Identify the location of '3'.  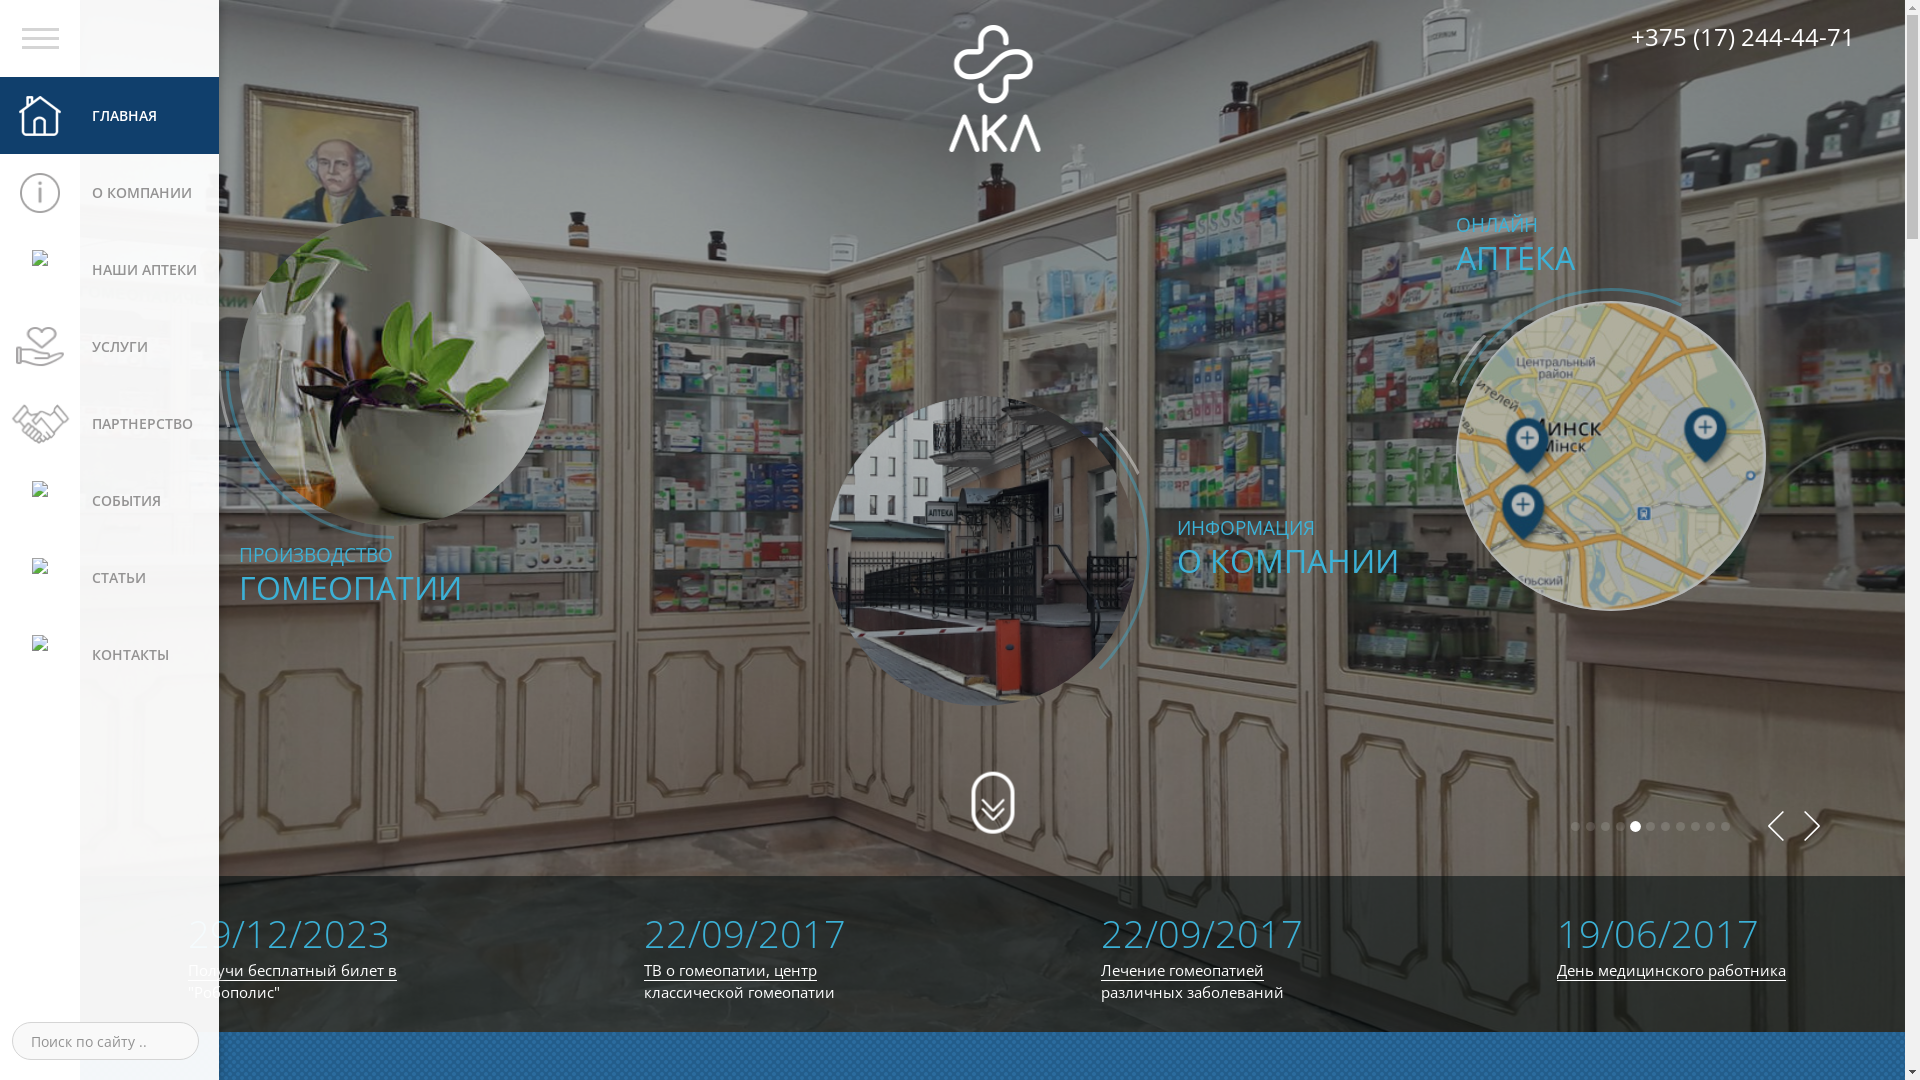
(1605, 826).